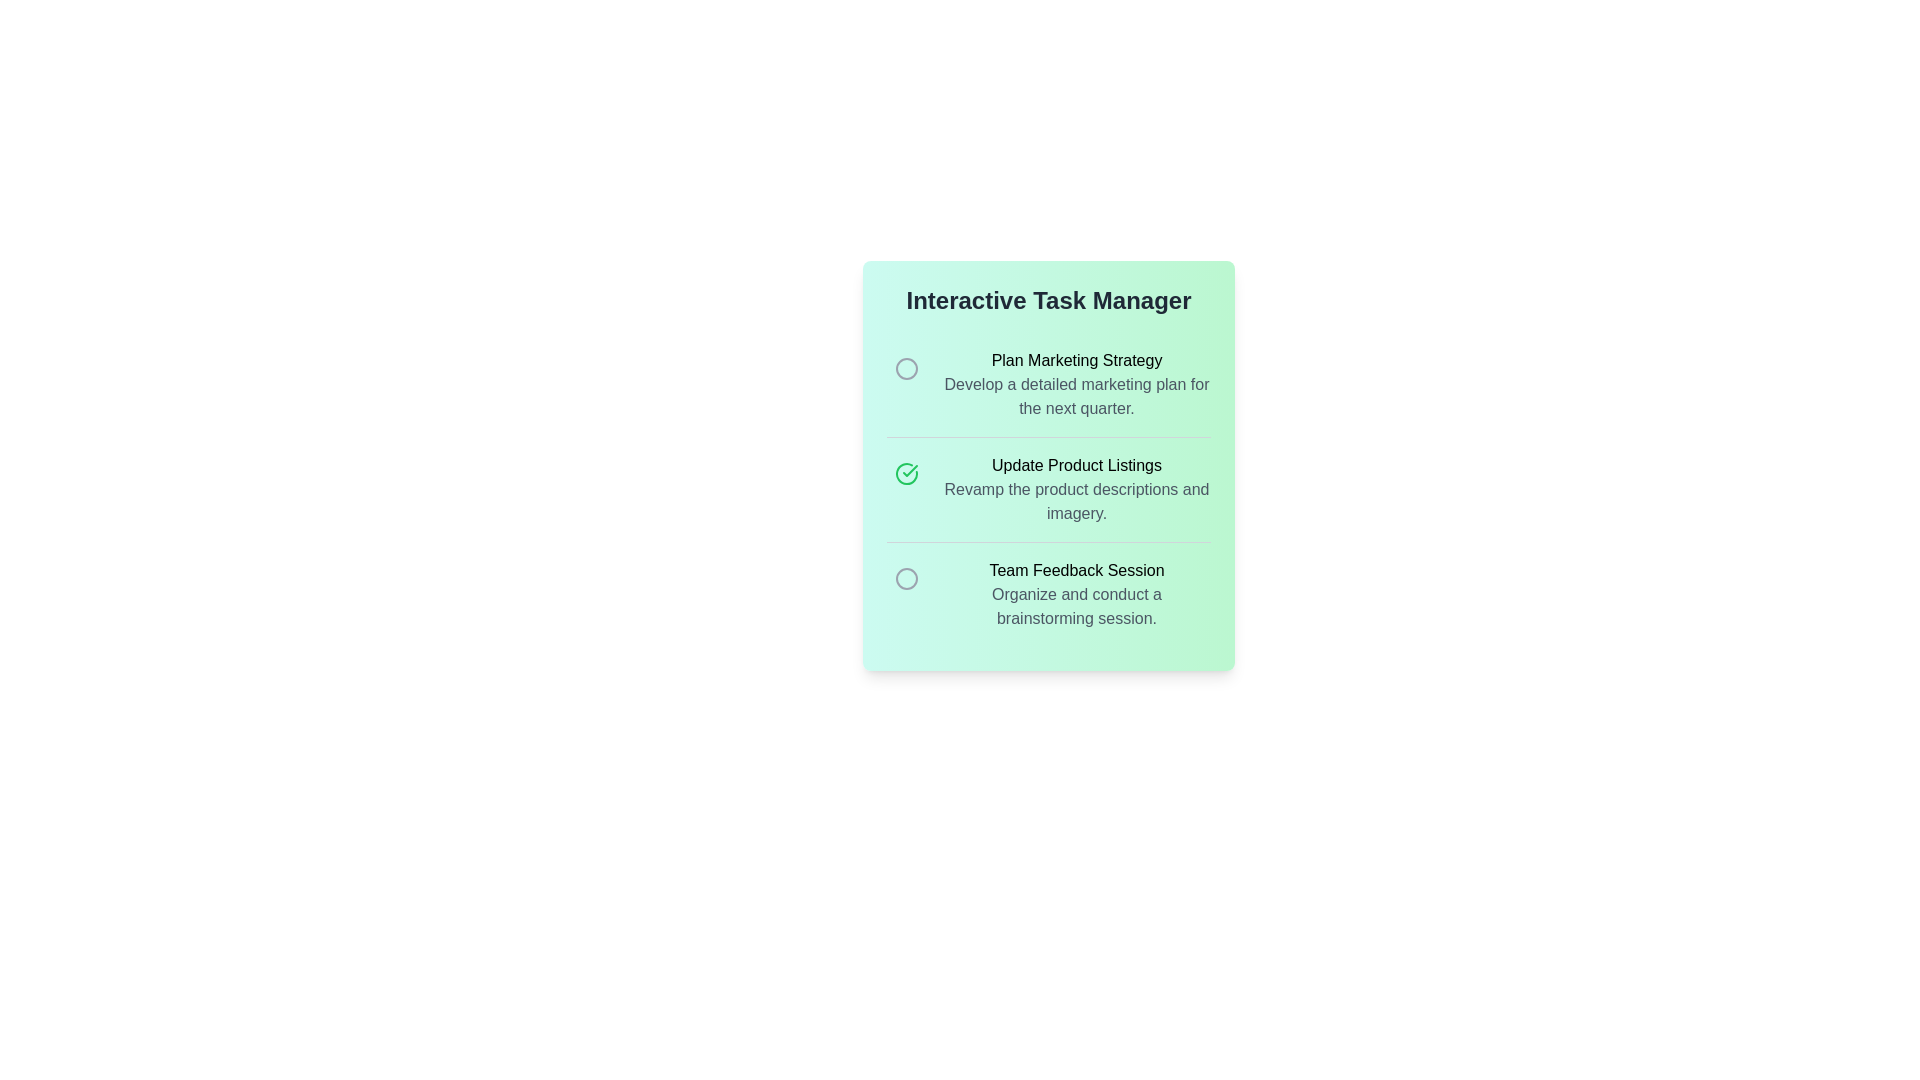  I want to click on the completion icon for the task 'Team Feedback Session', so click(906, 578).